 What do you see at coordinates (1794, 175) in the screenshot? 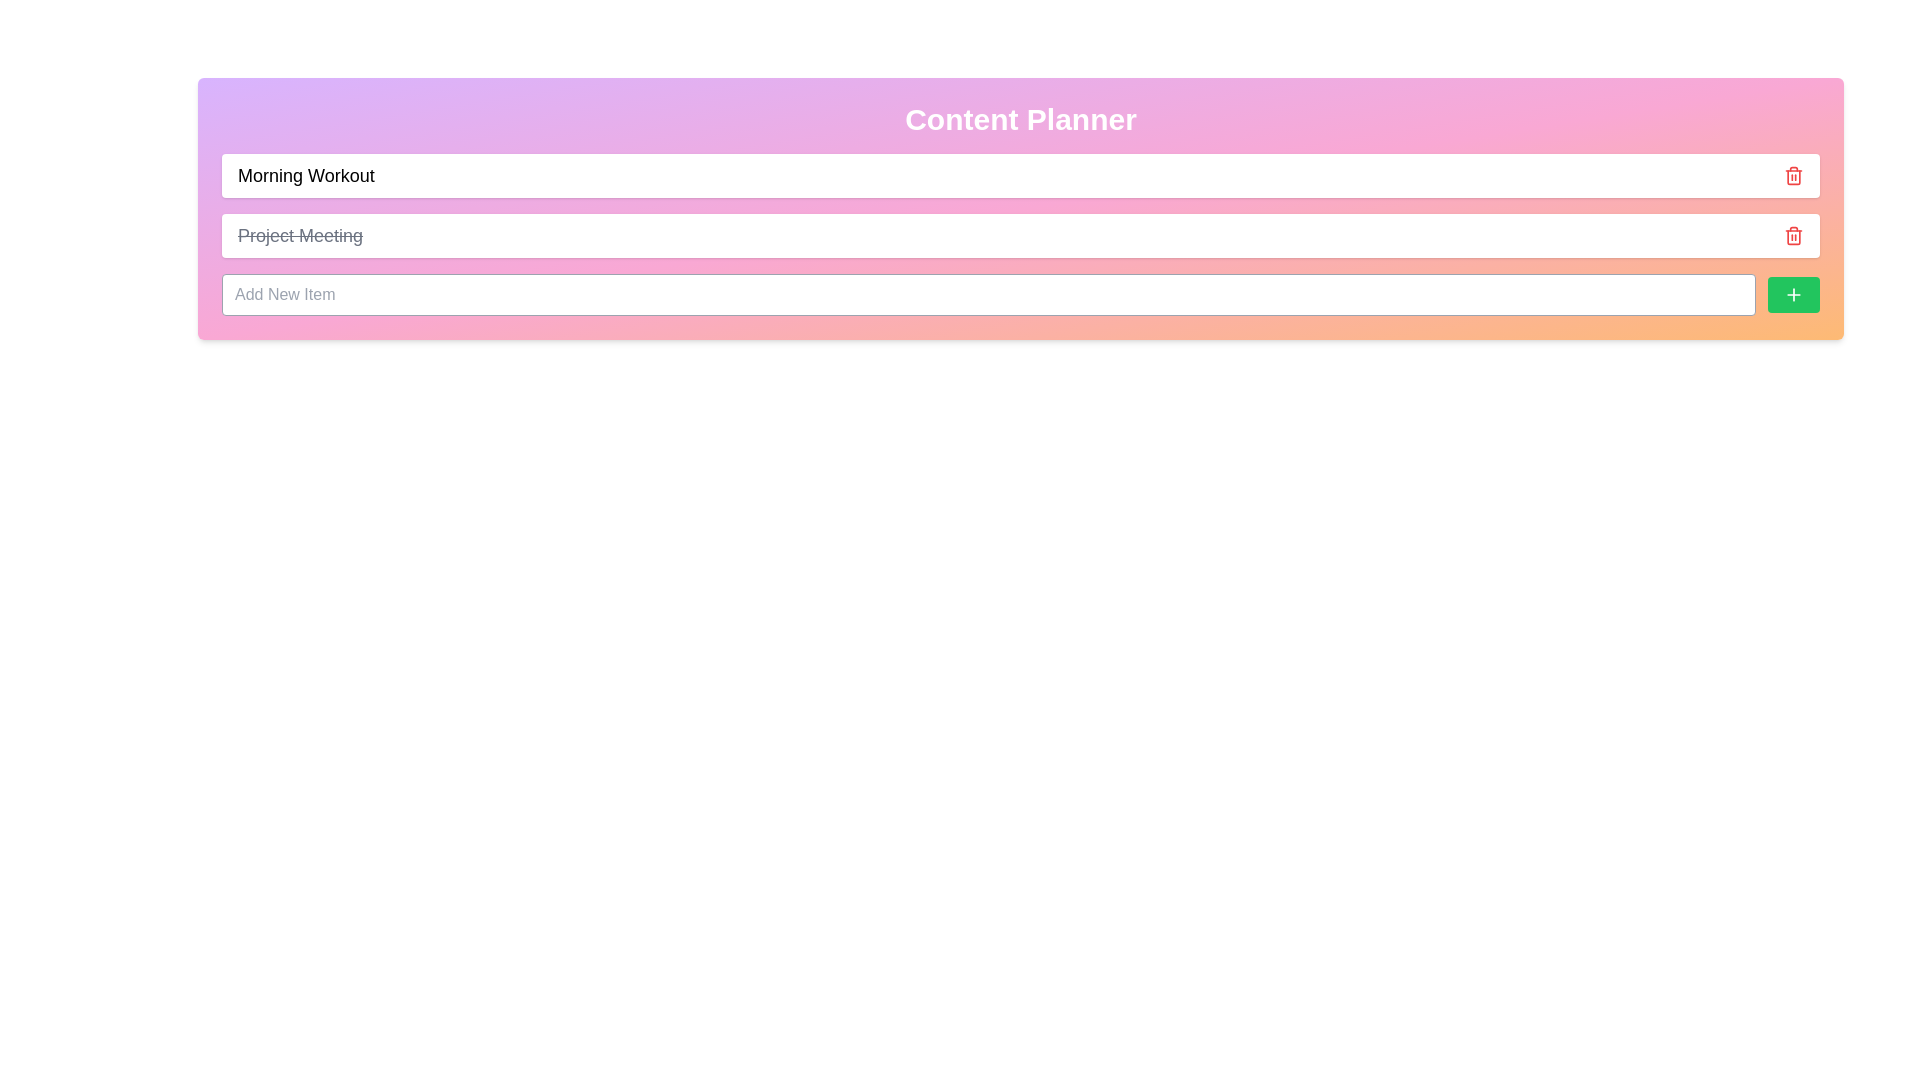
I see `the small red trash can icon button located at the far right end of the 'Morning Workout' segment` at bounding box center [1794, 175].